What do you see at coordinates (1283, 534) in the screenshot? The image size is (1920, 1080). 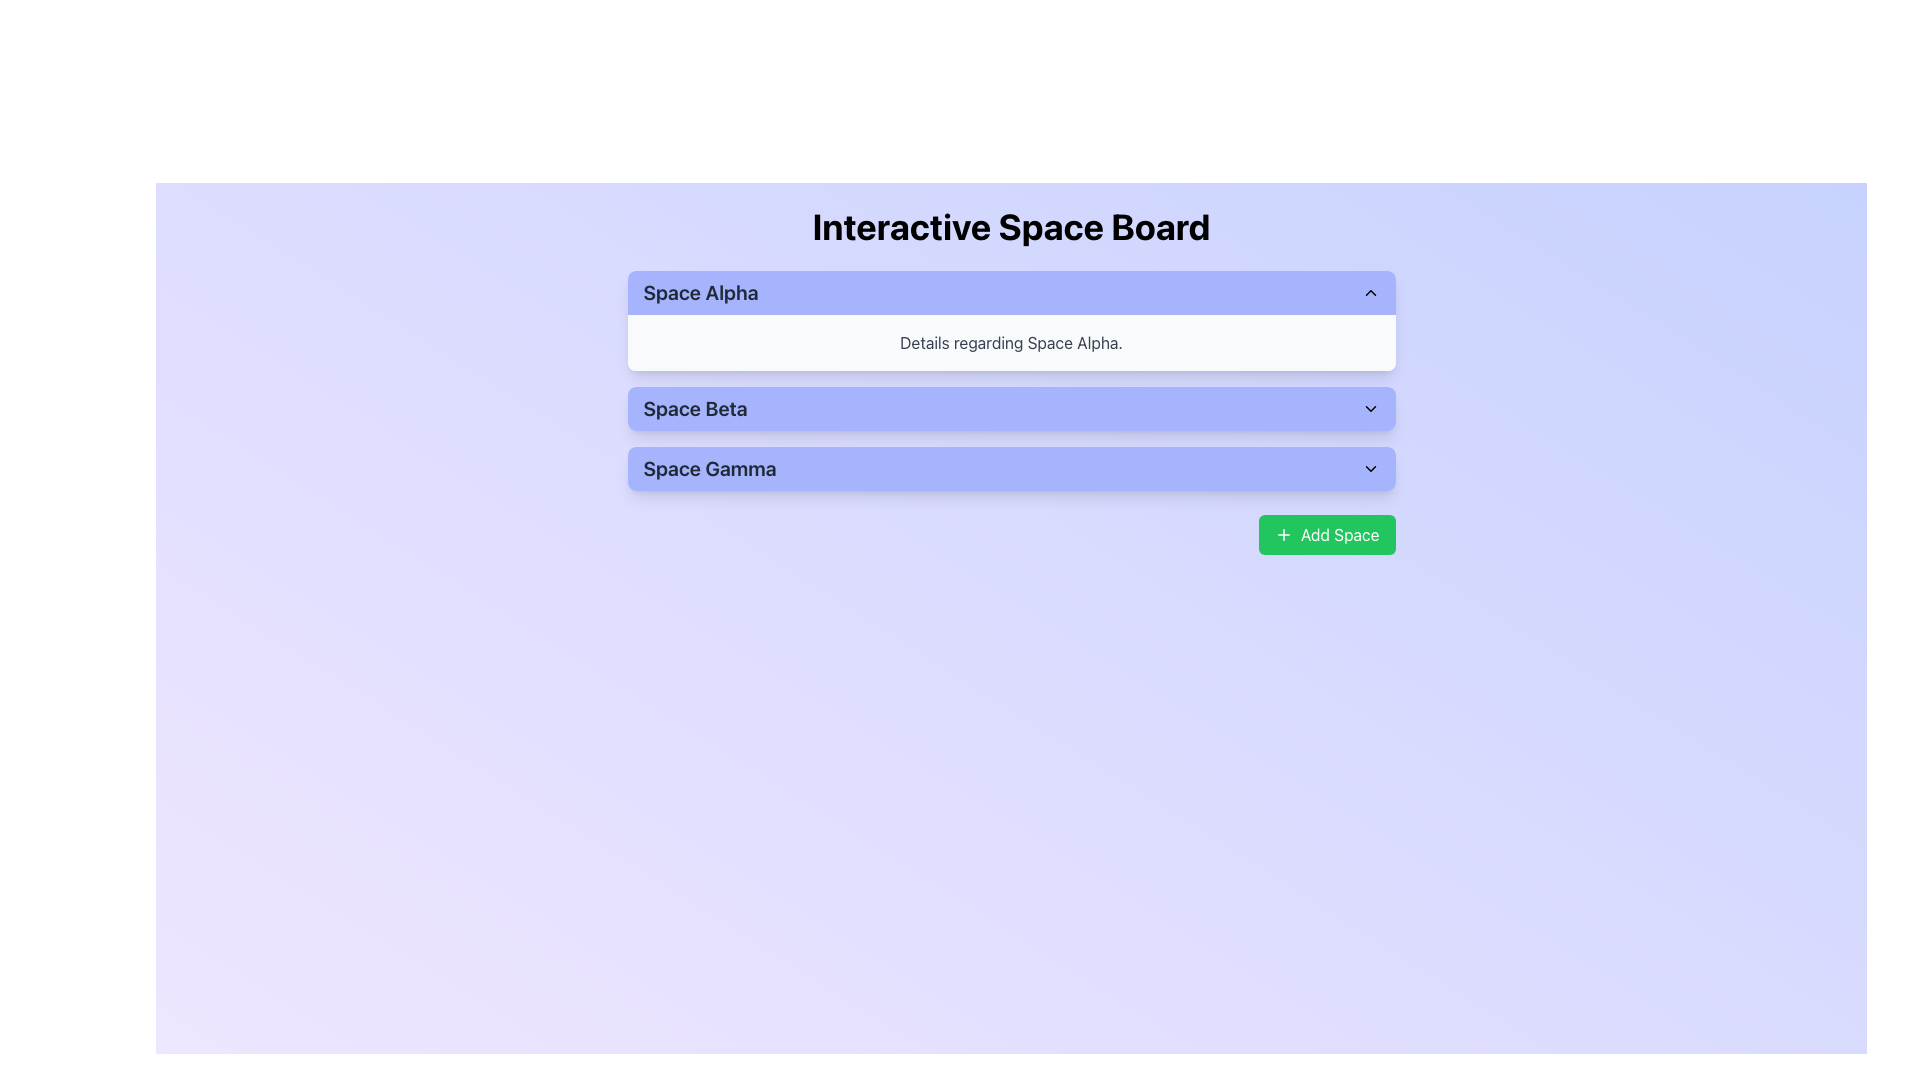 I see `the plus icon located inside the green 'Add Space' button` at bounding box center [1283, 534].